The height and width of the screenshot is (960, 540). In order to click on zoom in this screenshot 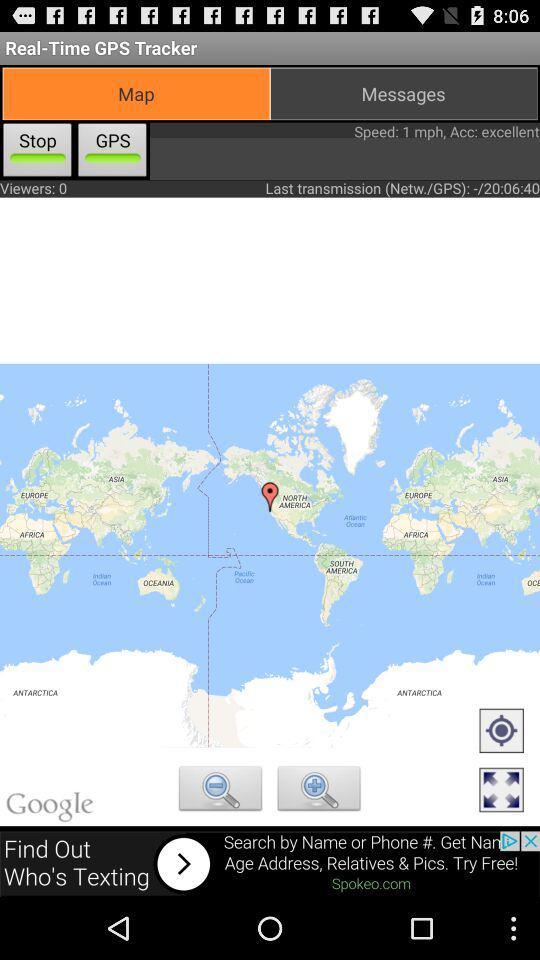, I will do `click(219, 791)`.